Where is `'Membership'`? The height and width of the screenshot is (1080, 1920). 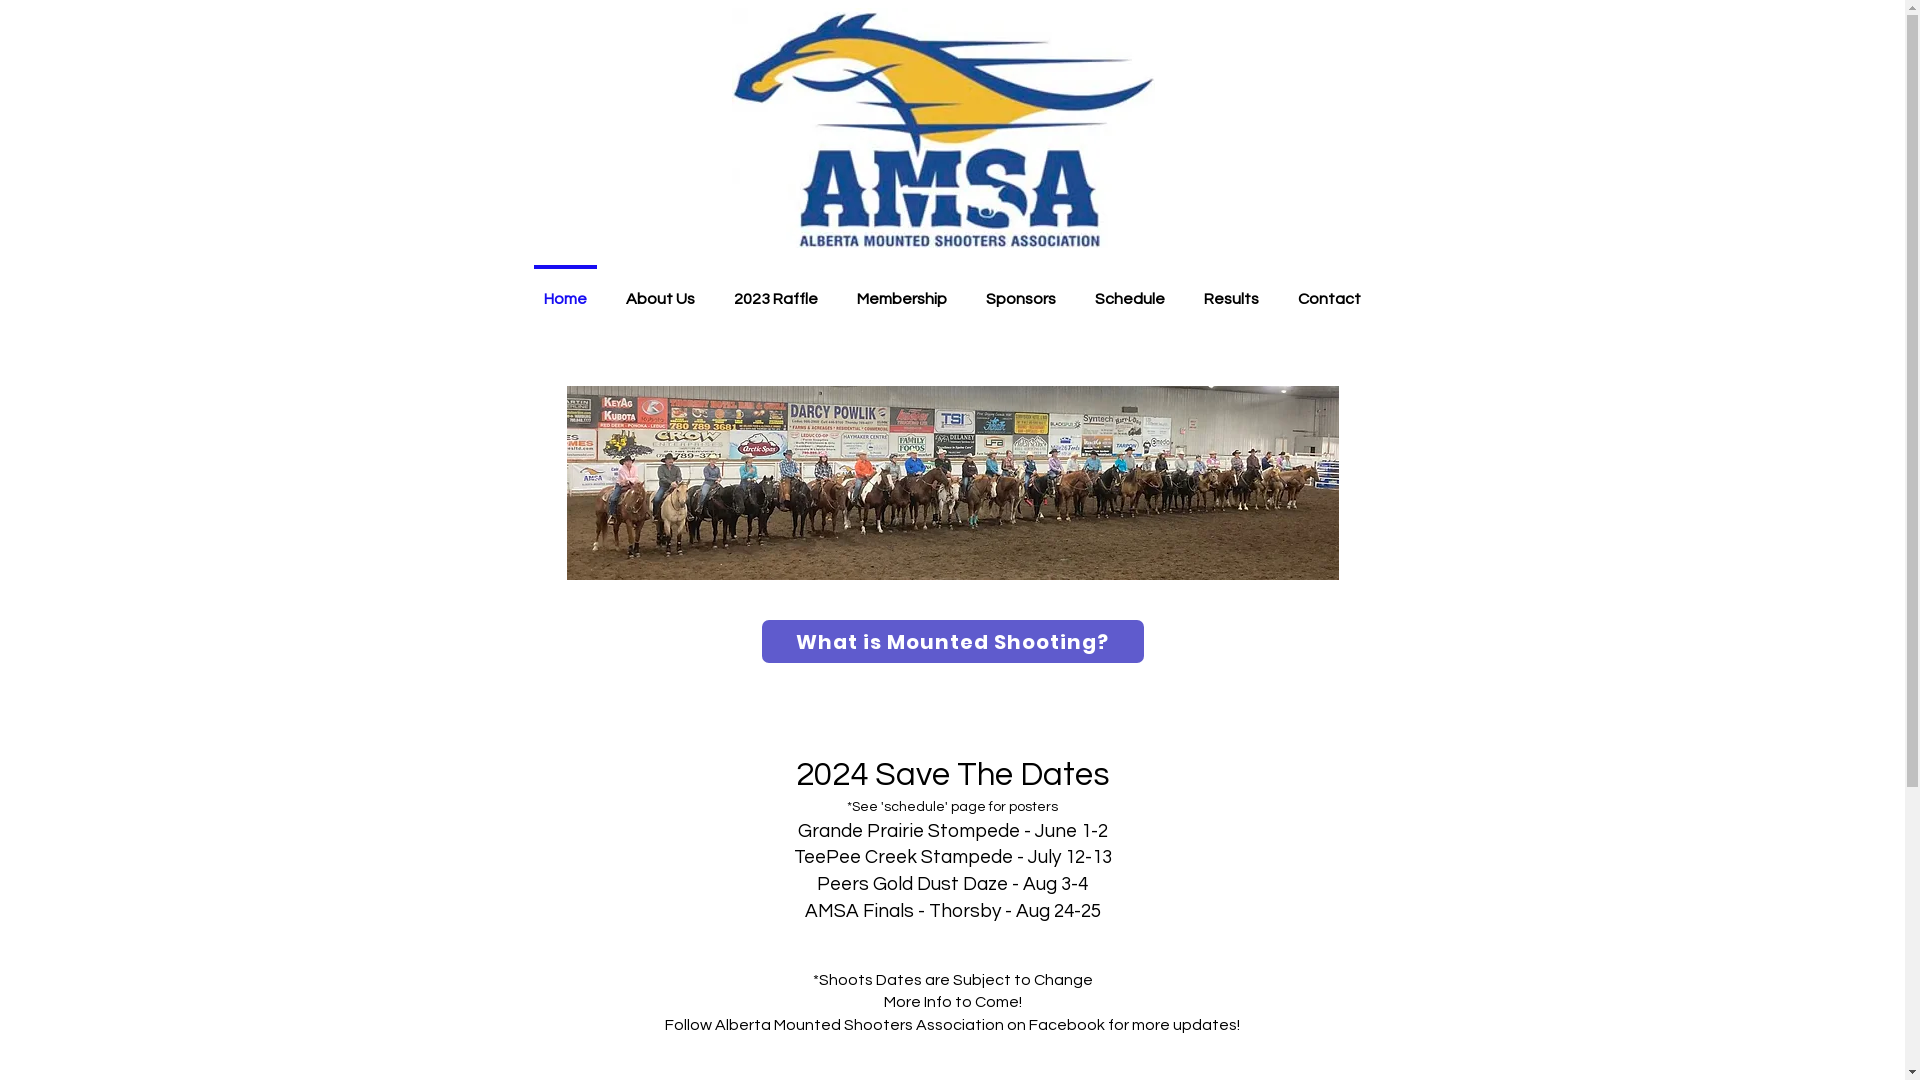 'Membership' is located at coordinates (901, 289).